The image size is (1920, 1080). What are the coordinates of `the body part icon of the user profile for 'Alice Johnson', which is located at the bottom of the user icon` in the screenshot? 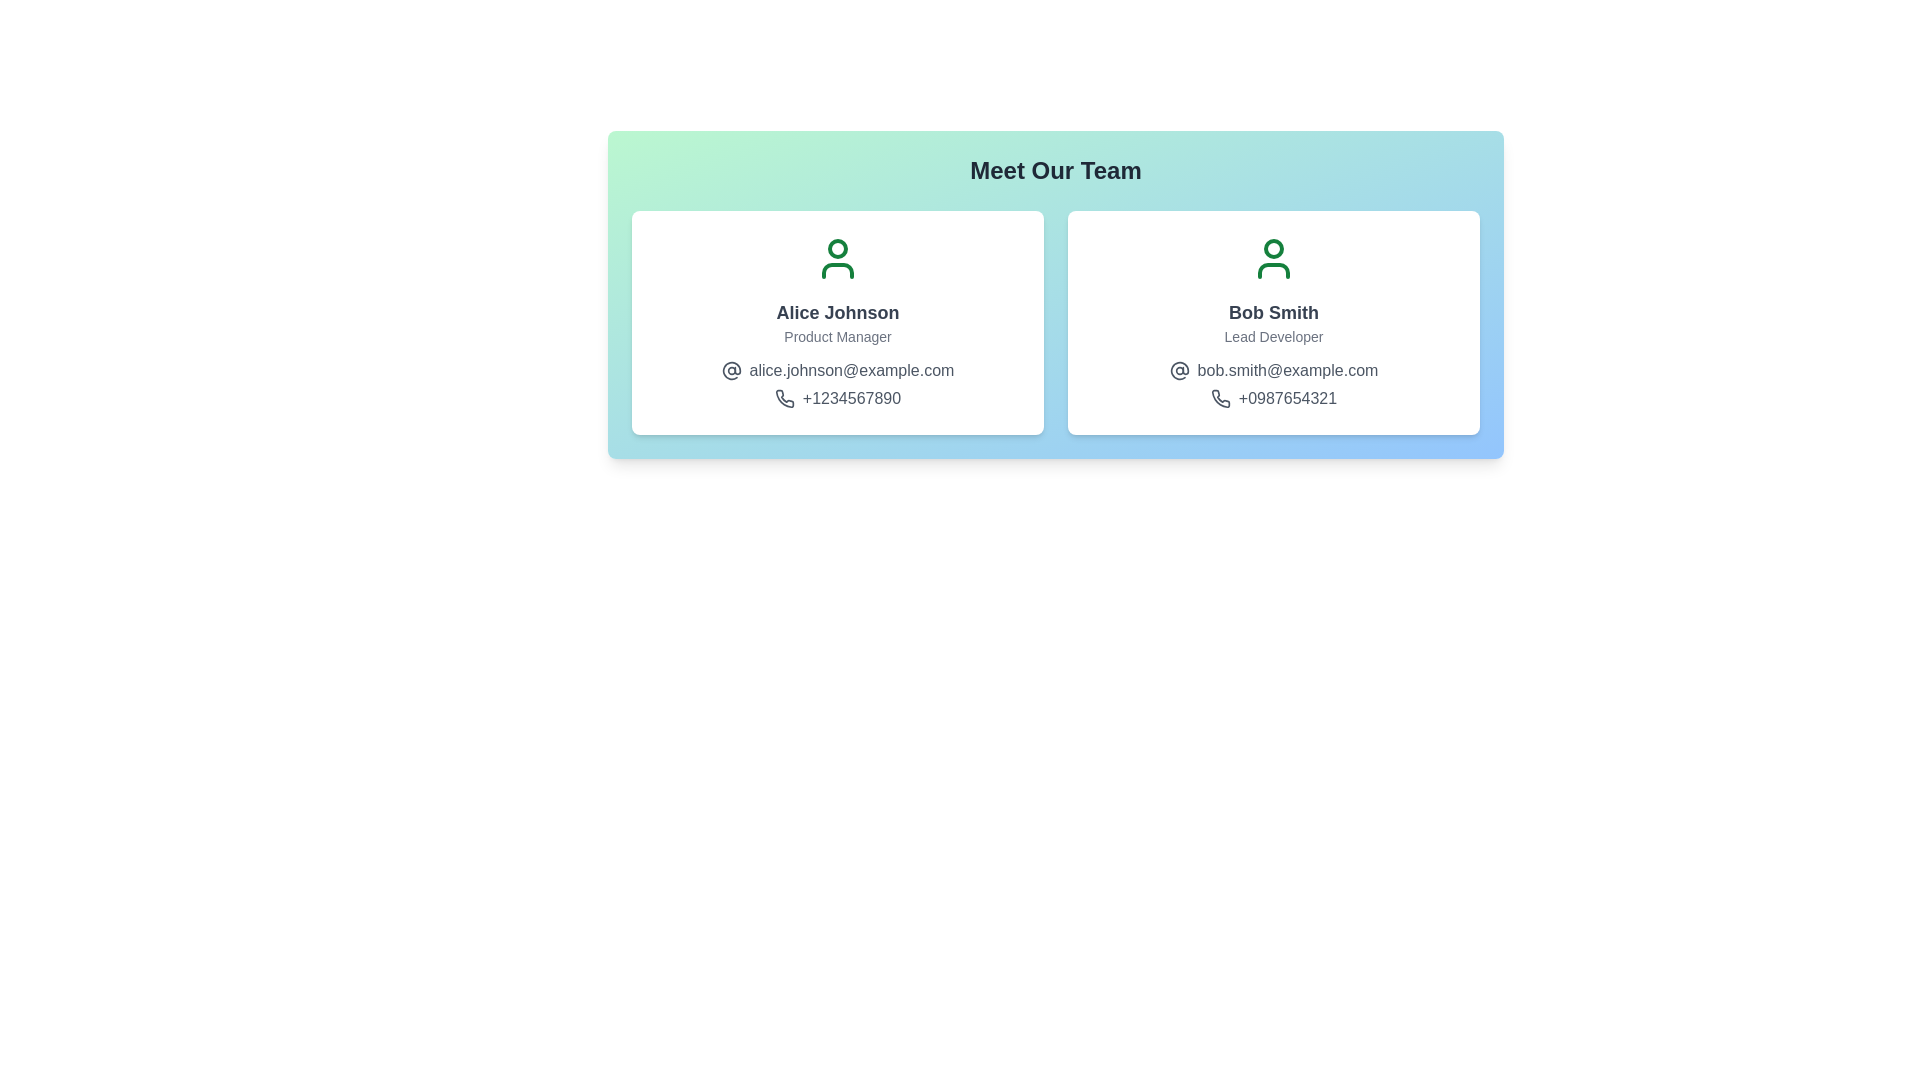 It's located at (838, 270).